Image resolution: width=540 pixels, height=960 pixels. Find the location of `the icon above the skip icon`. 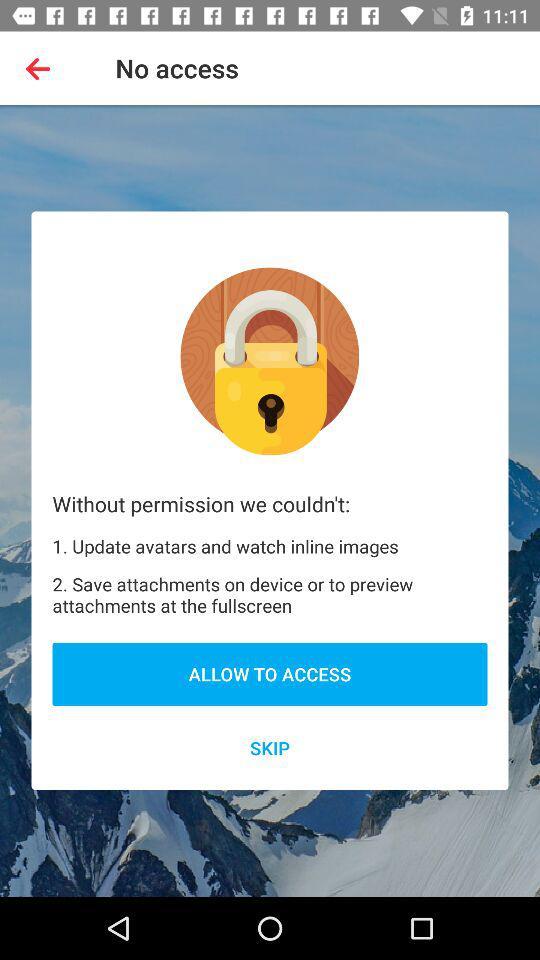

the icon above the skip icon is located at coordinates (270, 674).